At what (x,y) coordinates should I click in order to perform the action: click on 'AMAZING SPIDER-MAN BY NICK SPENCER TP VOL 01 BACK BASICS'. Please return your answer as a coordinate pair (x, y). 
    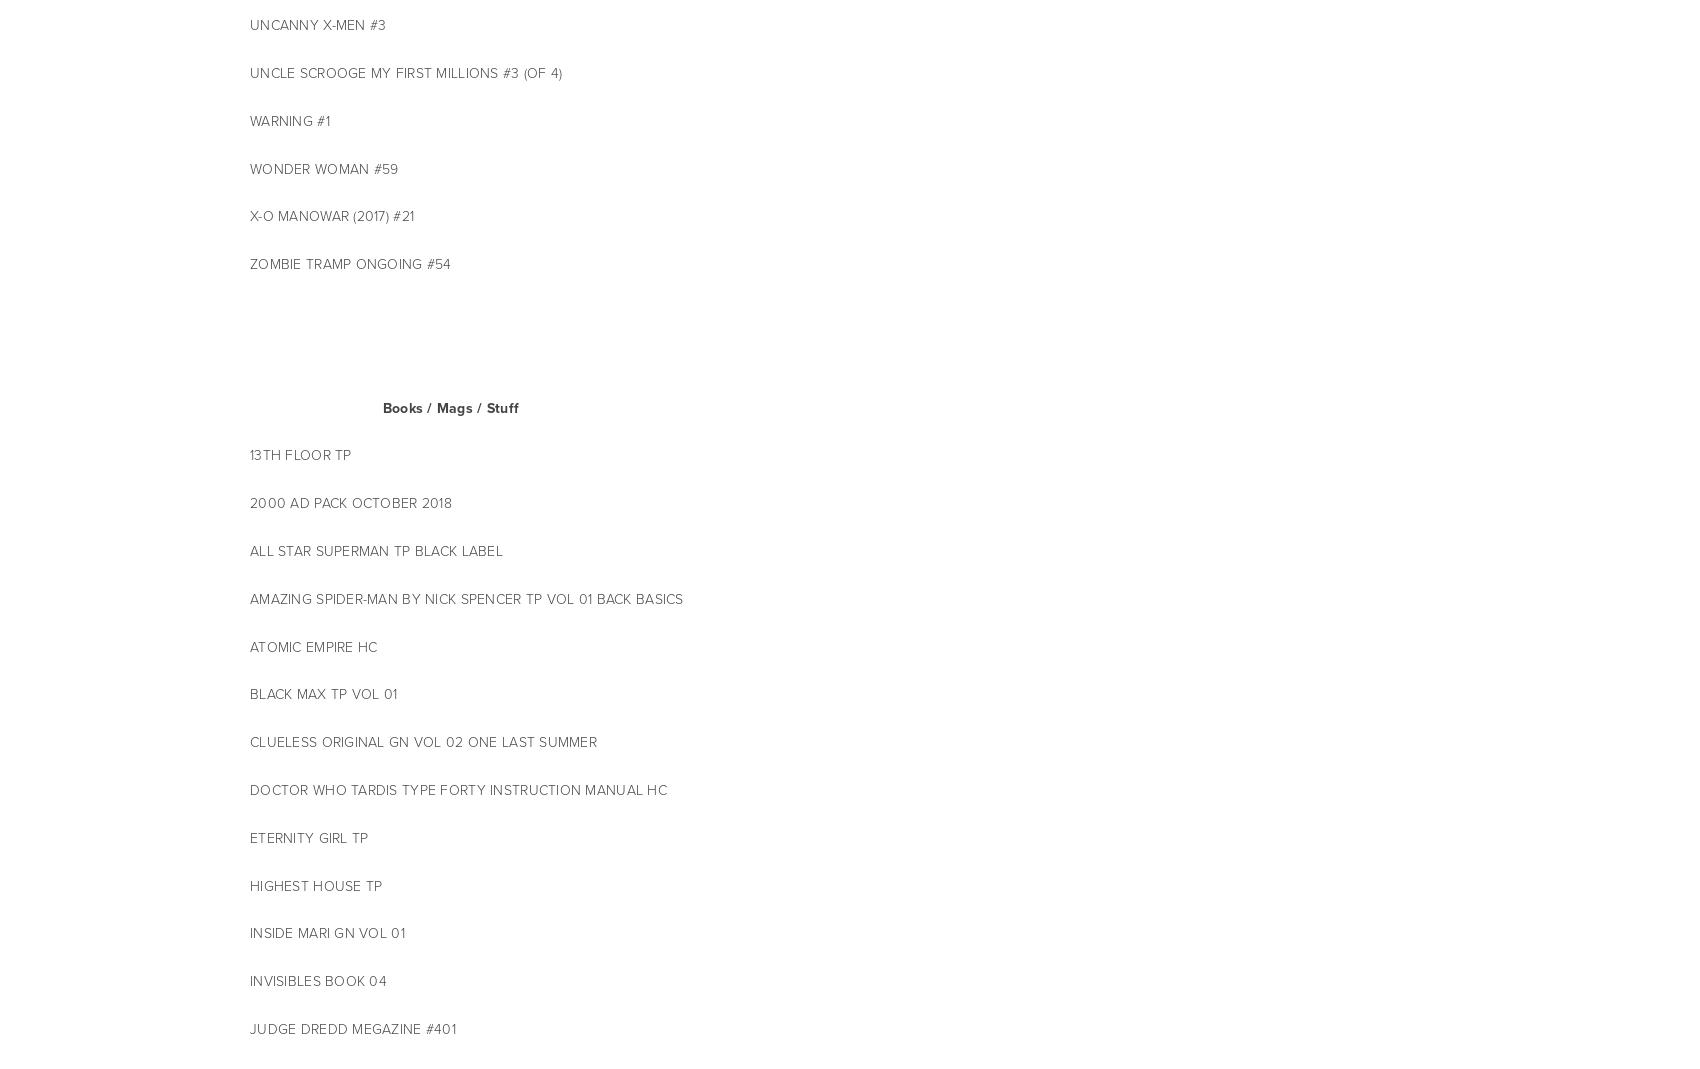
    Looking at the image, I should click on (250, 598).